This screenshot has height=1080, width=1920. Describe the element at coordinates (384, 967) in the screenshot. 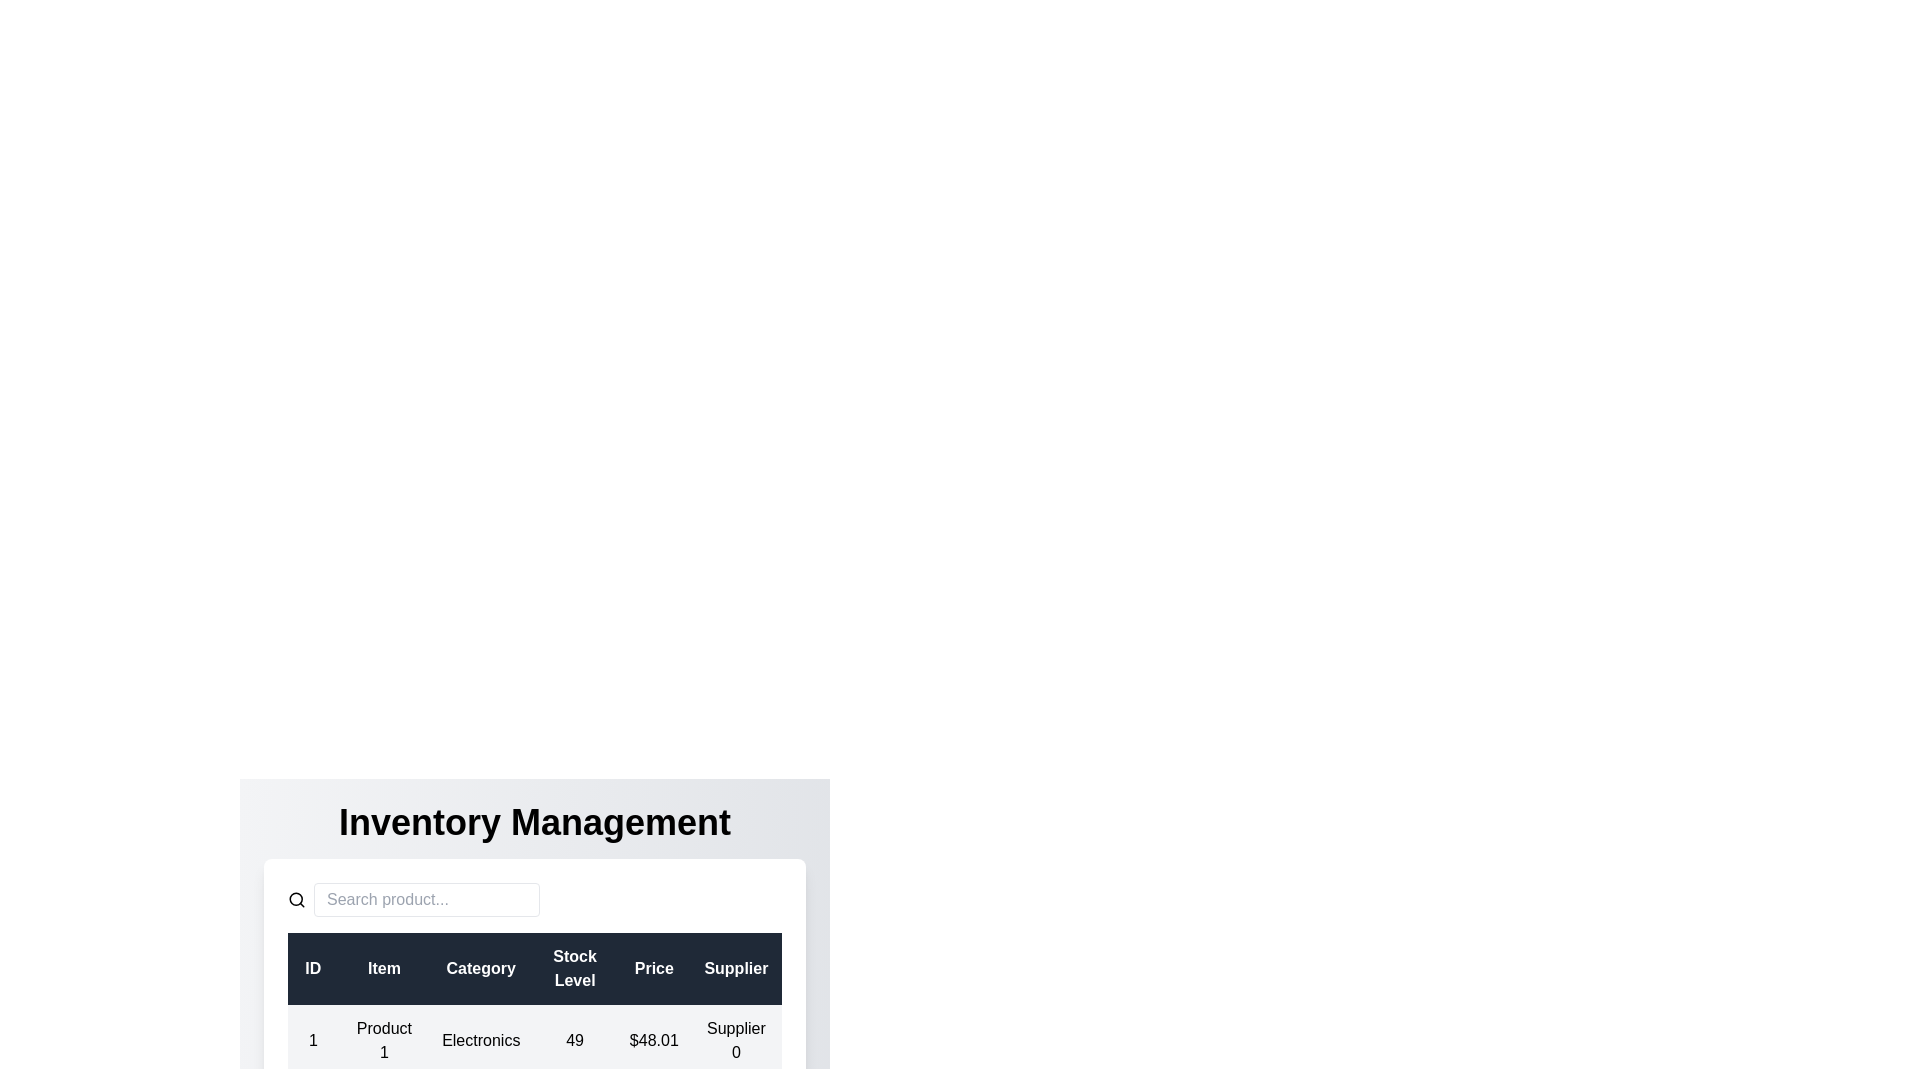

I see `the column header Item to sort the data by that column` at that location.